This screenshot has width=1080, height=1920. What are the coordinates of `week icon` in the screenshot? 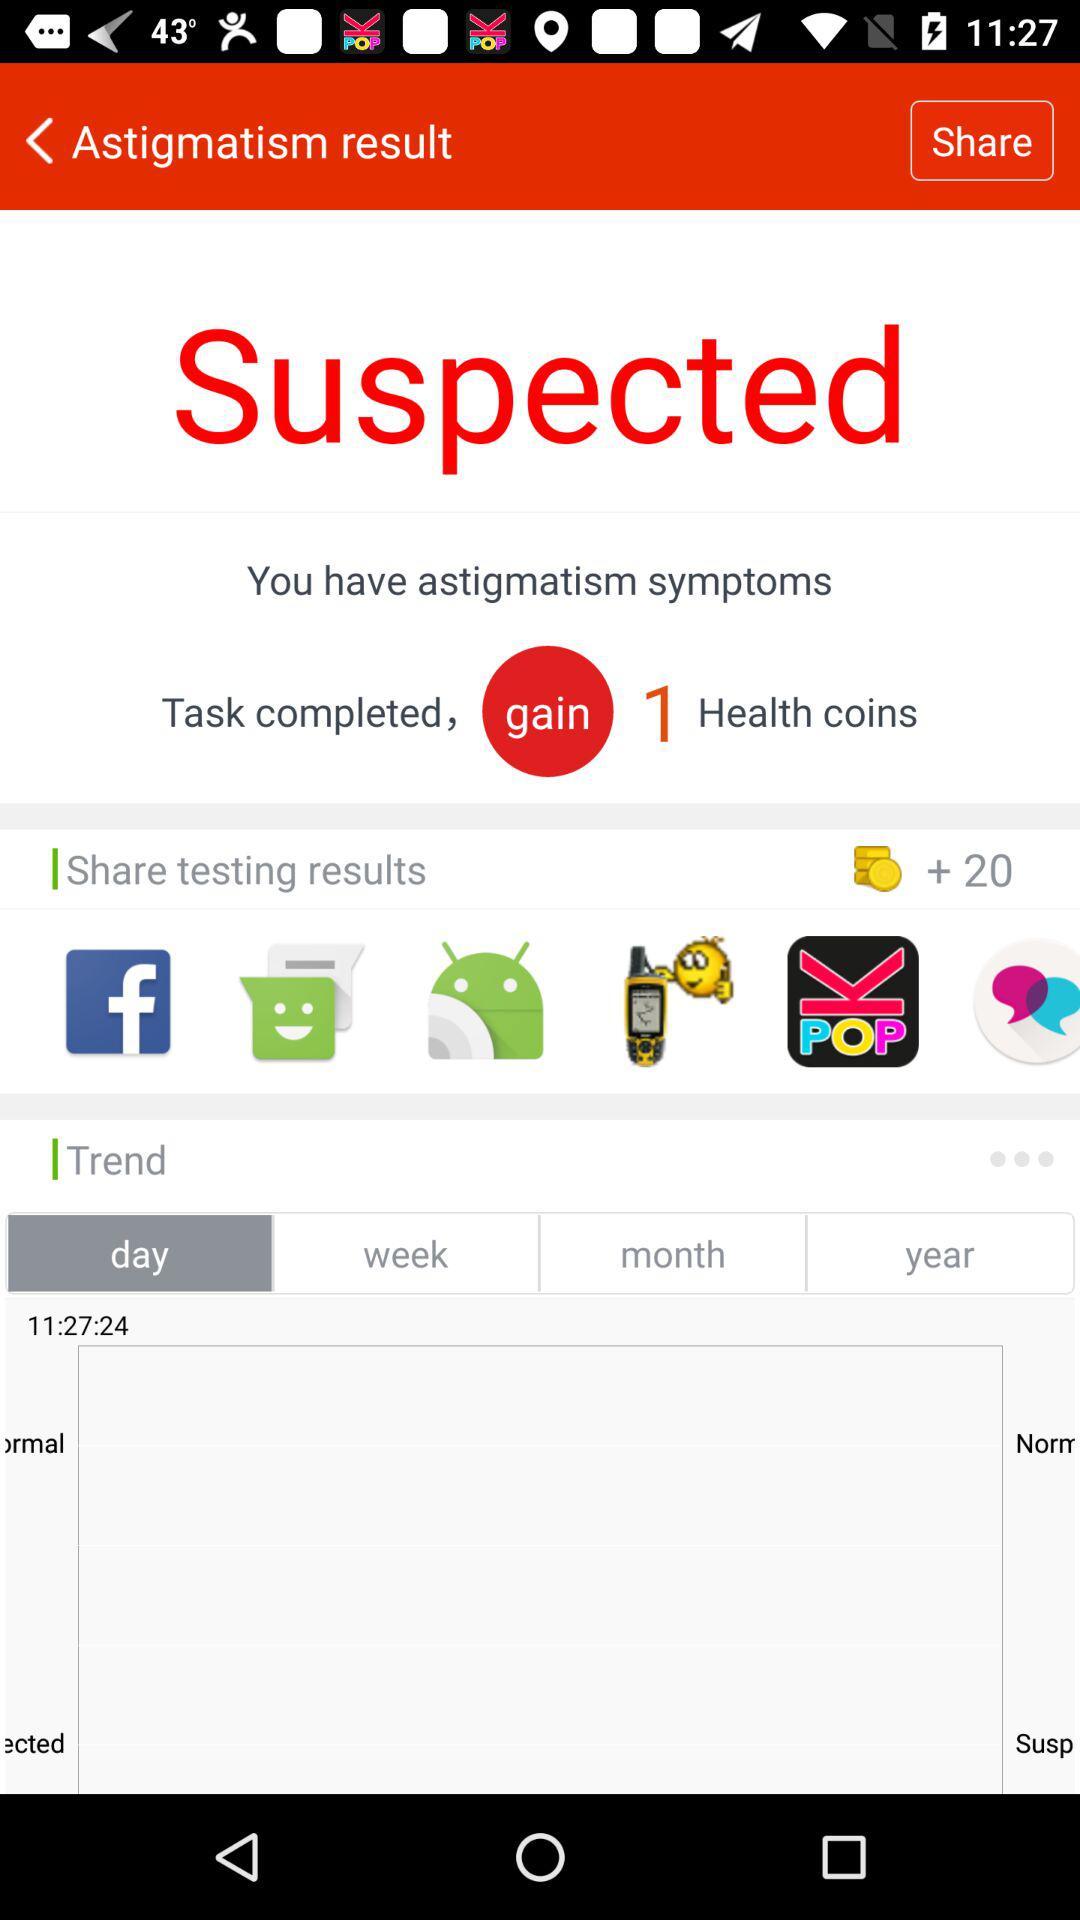 It's located at (405, 1252).